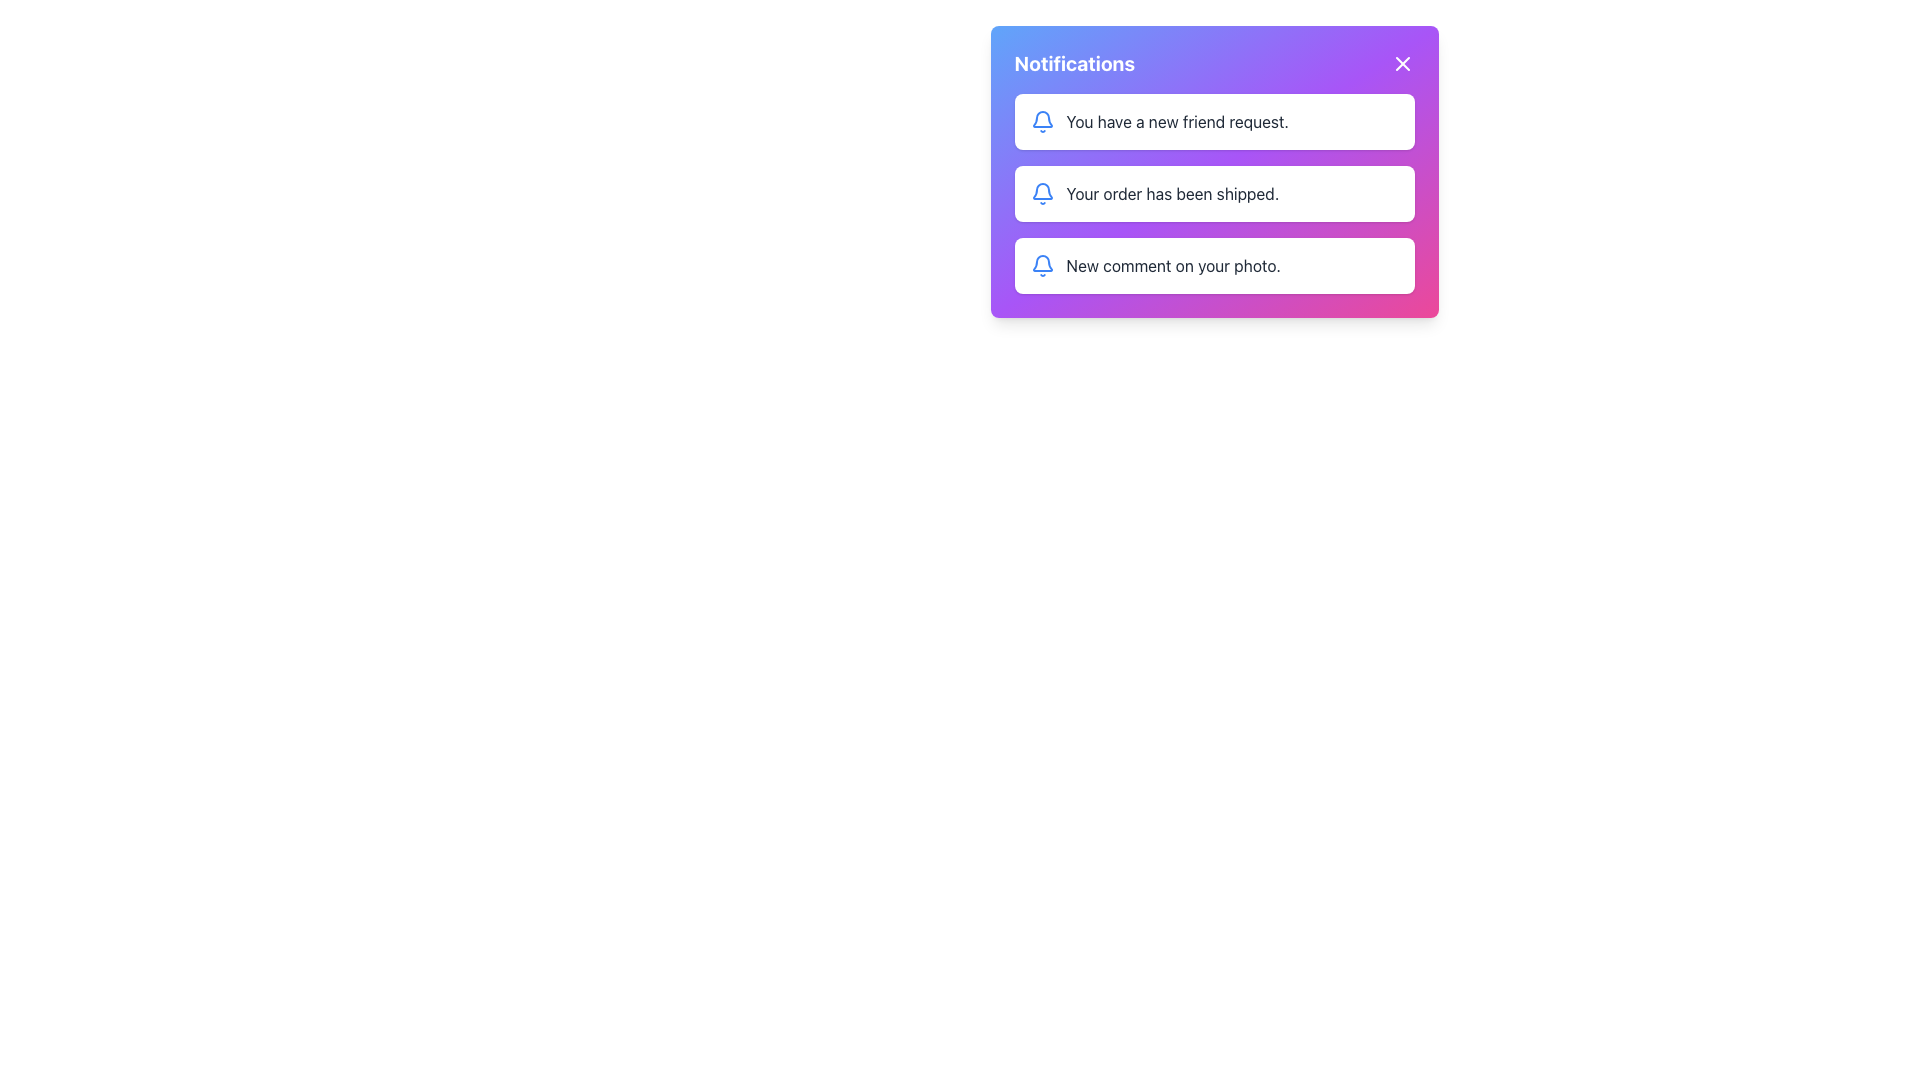 The height and width of the screenshot is (1080, 1920). Describe the element at coordinates (1041, 122) in the screenshot. I see `notification icon, which is a blue bell located to the left of the text 'You have a new friend request' in the first notification card` at that location.